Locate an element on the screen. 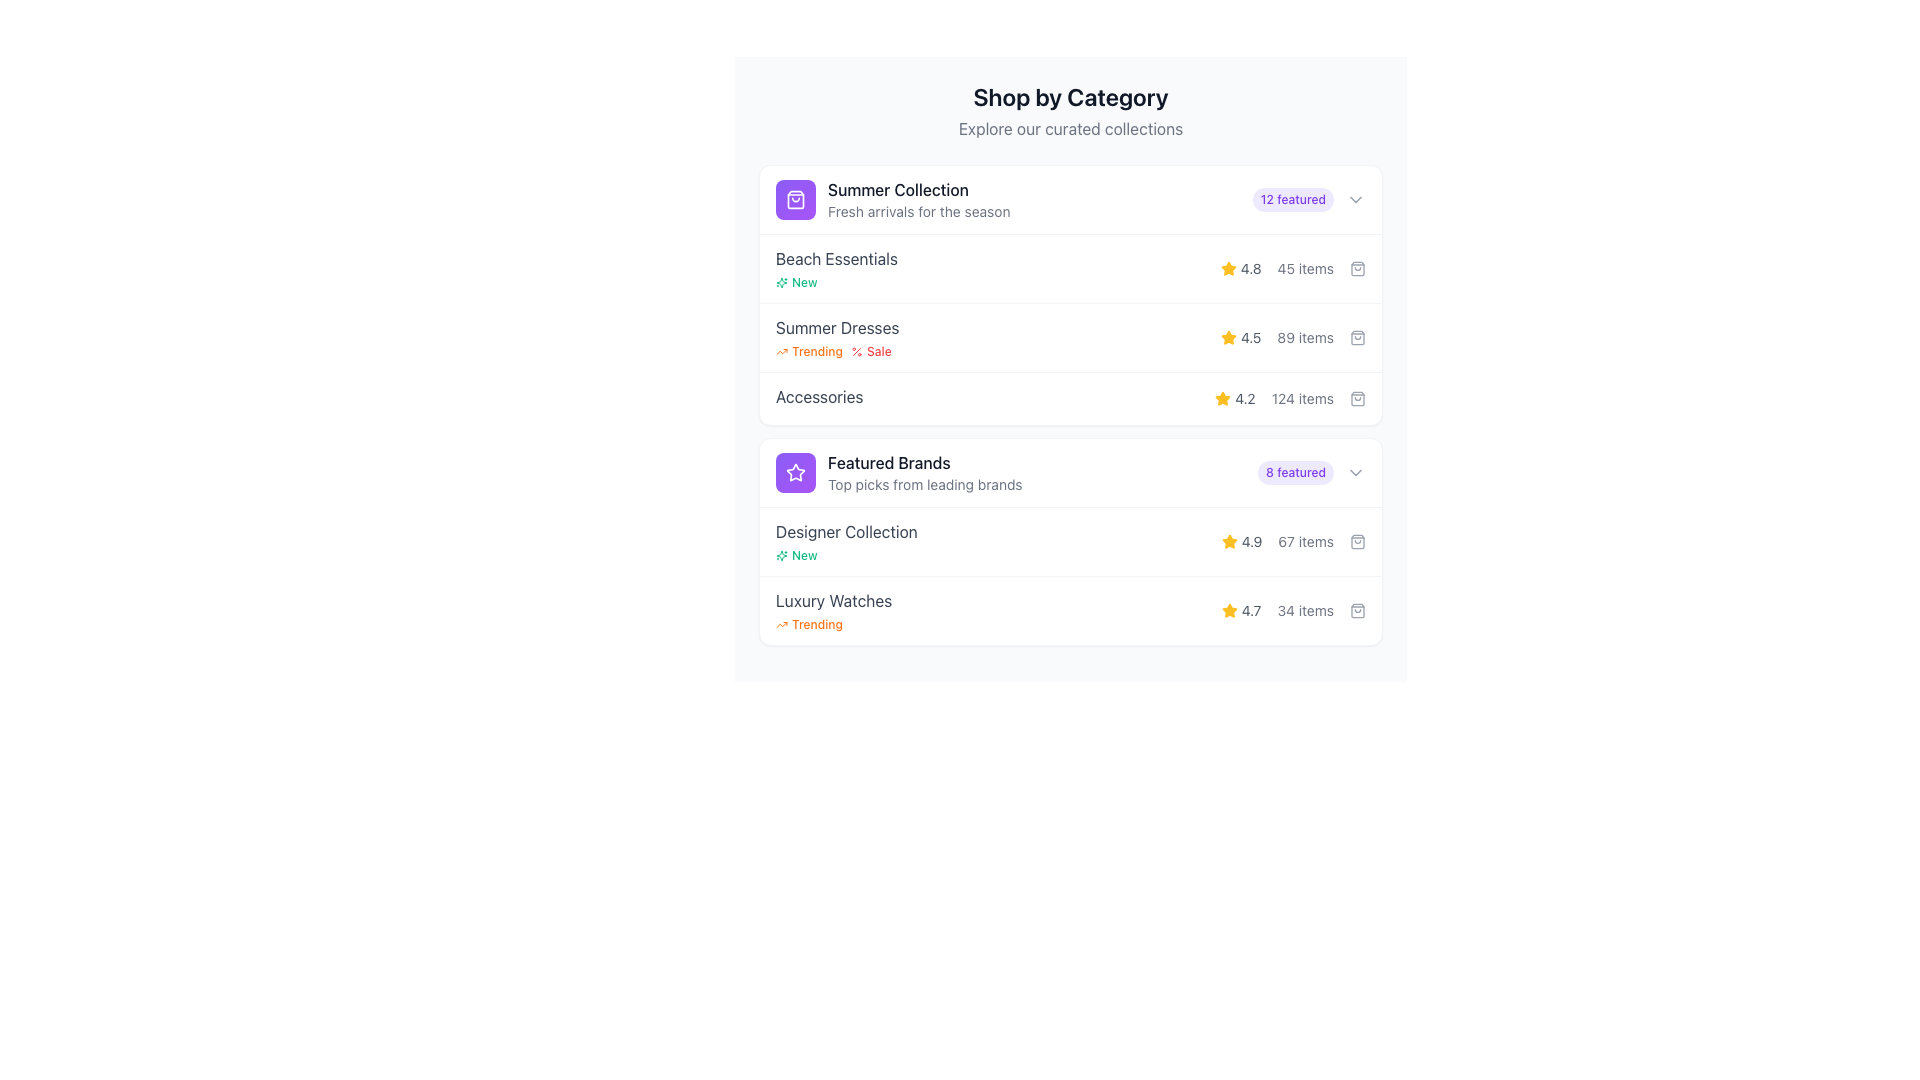  the Display information row containing a rating of 4.5 and '89 items' in the 'Summer Dresses' category is located at coordinates (1293, 337).